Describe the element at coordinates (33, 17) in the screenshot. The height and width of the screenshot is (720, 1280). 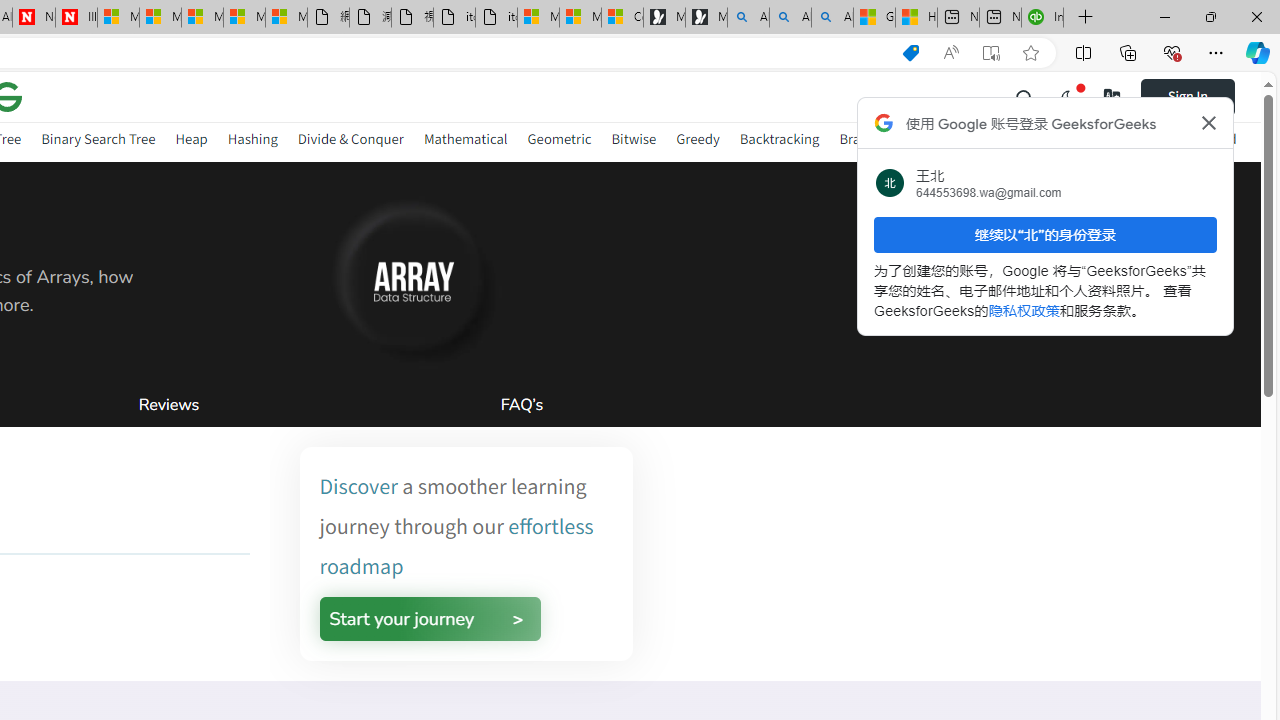
I see `'Newsweek - News, Analysis, Politics, Business, Technology'` at that location.